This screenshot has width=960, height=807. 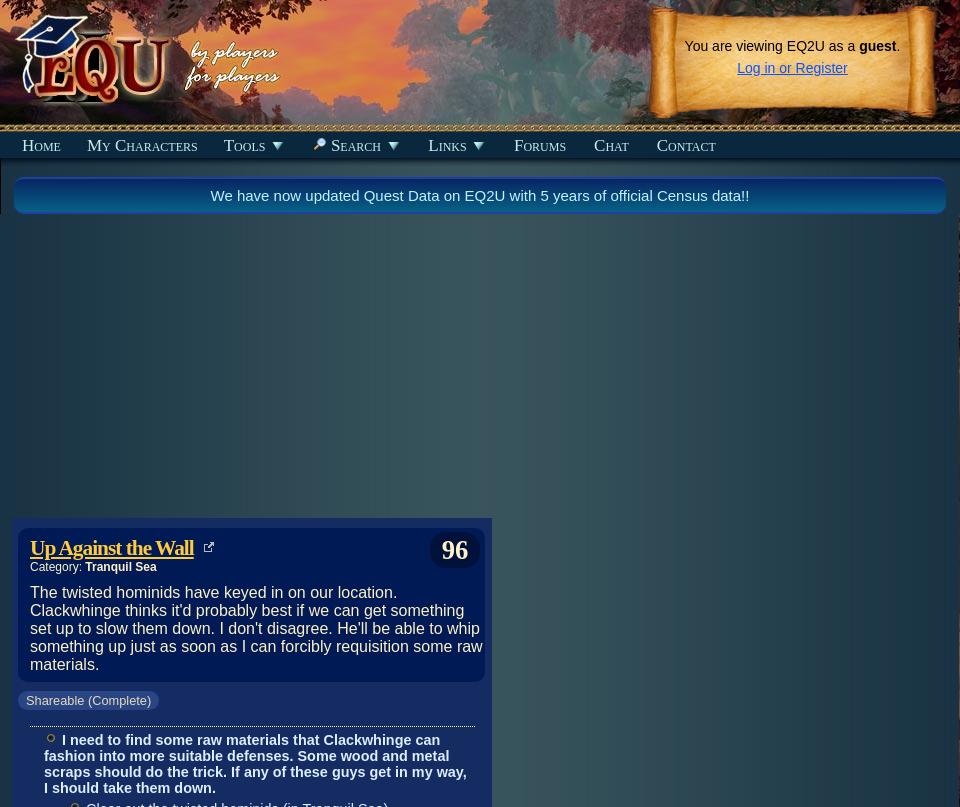 What do you see at coordinates (685, 144) in the screenshot?
I see `'Contact'` at bounding box center [685, 144].